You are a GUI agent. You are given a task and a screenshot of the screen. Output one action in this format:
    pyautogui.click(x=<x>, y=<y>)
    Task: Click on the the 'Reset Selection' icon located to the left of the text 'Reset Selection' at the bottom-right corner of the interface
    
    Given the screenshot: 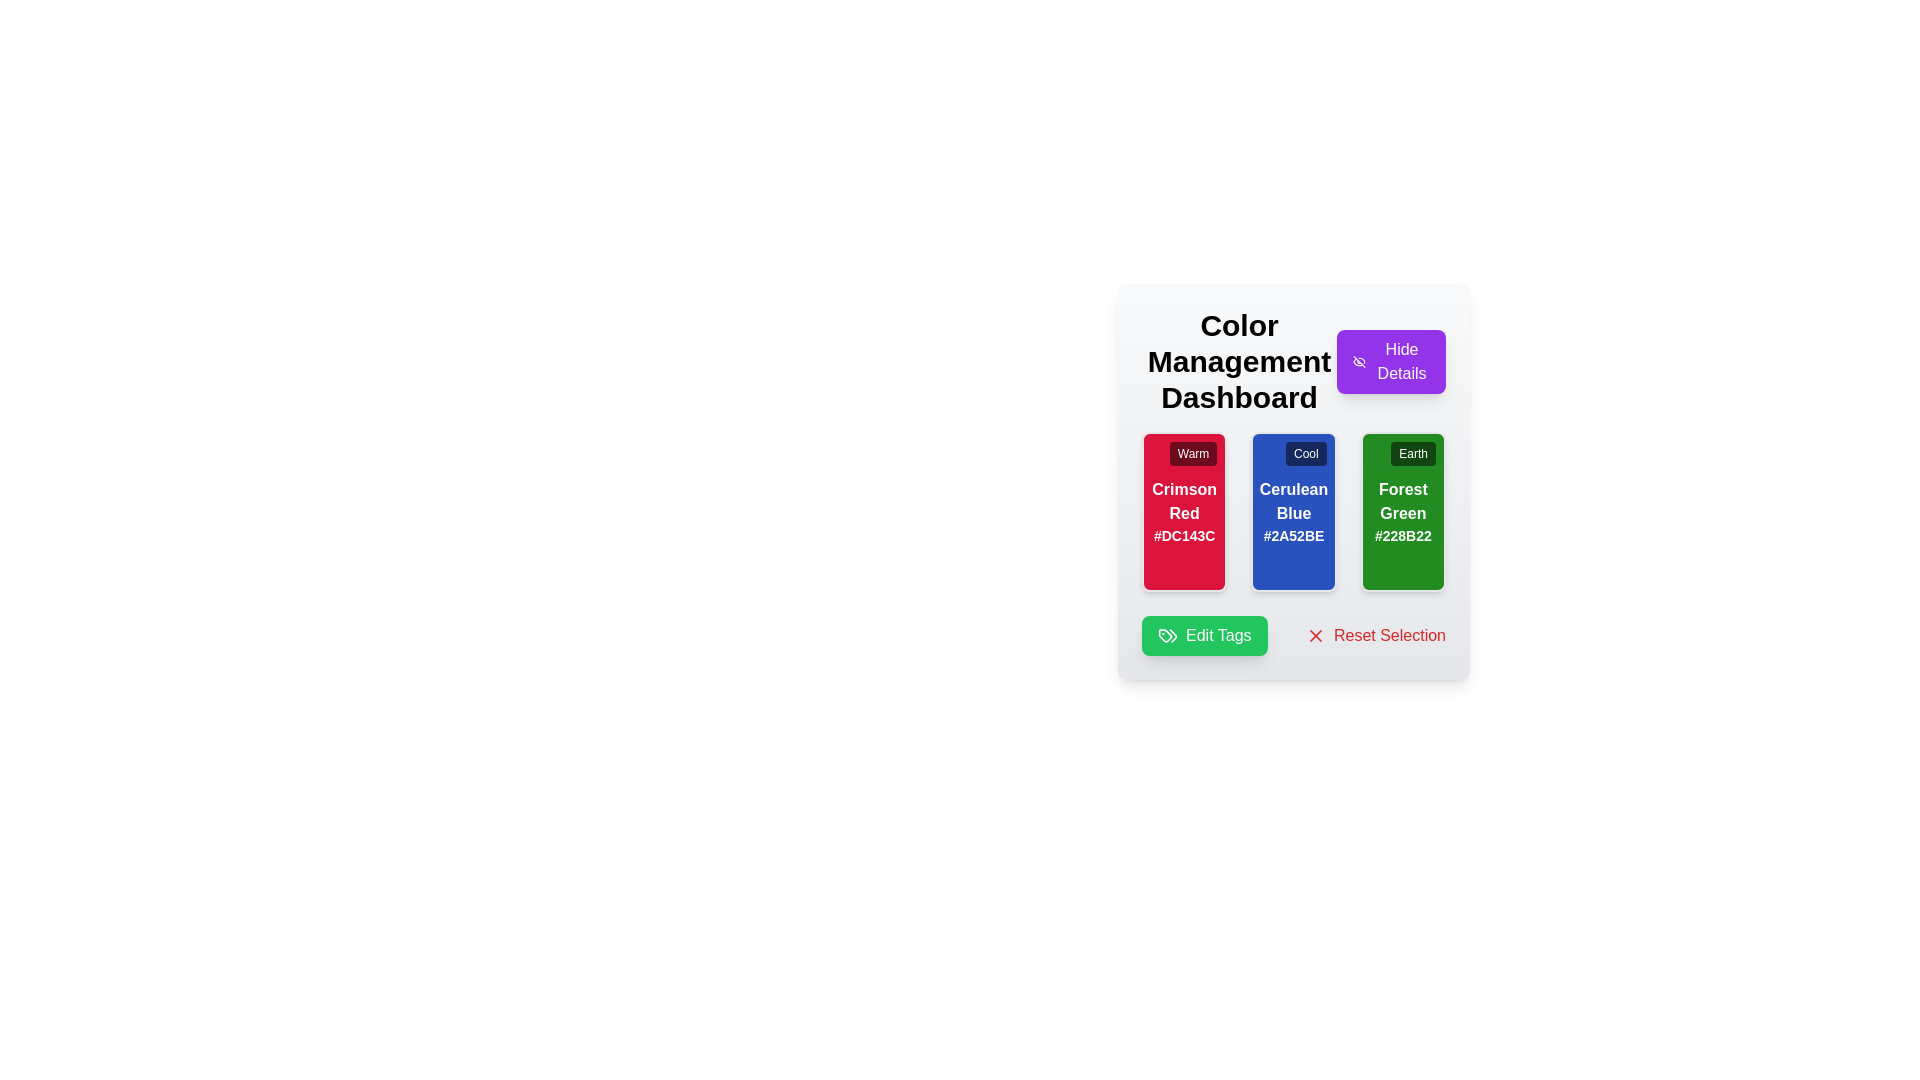 What is the action you would take?
    pyautogui.click(x=1315, y=636)
    